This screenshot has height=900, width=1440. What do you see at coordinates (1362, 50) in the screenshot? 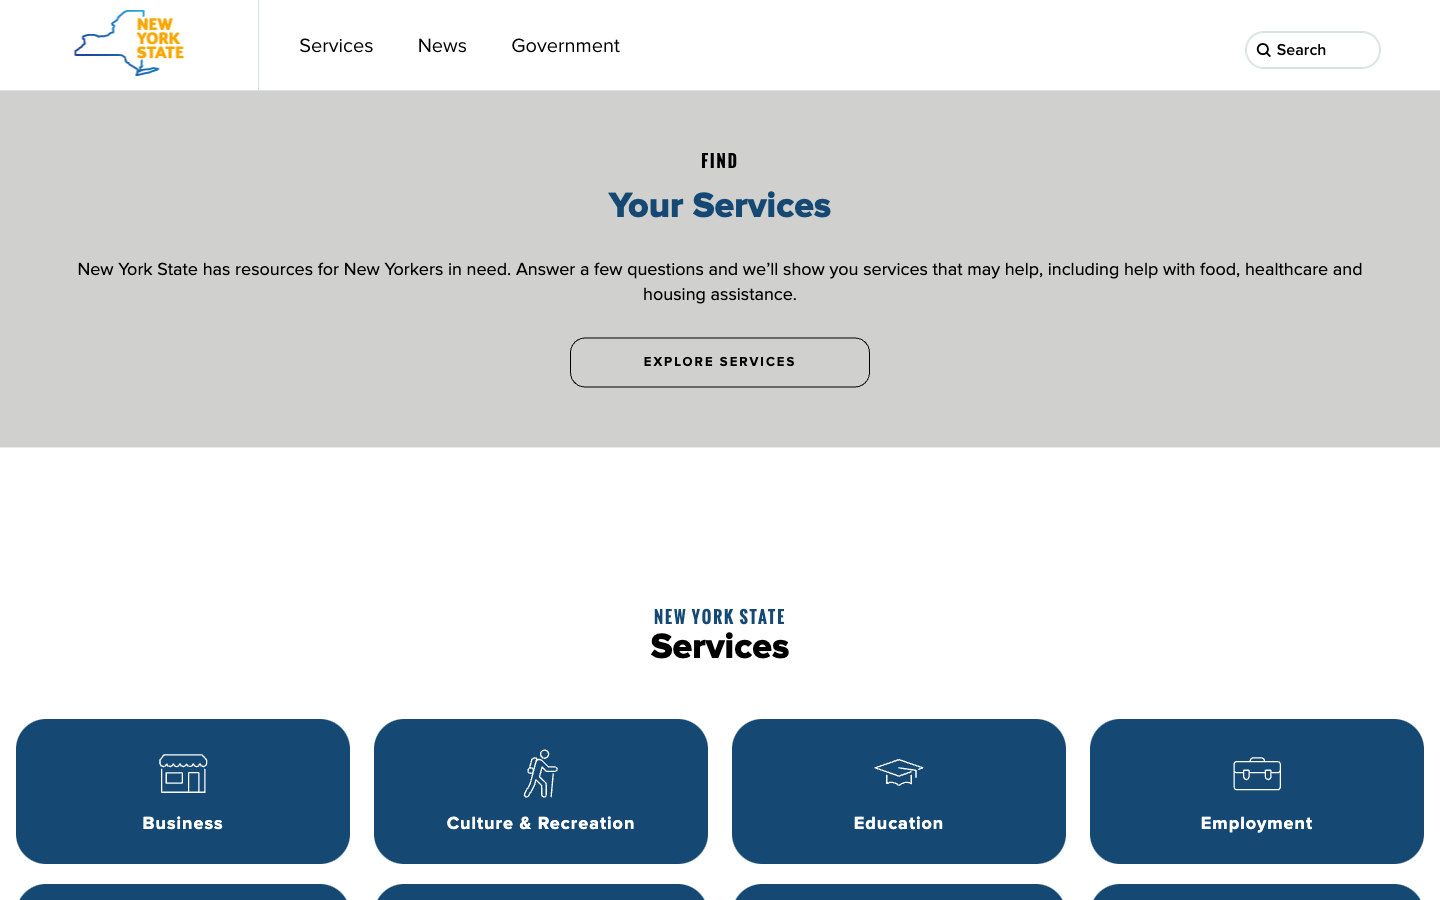
I see `Input "bank" into the search bar and proceed` at bounding box center [1362, 50].